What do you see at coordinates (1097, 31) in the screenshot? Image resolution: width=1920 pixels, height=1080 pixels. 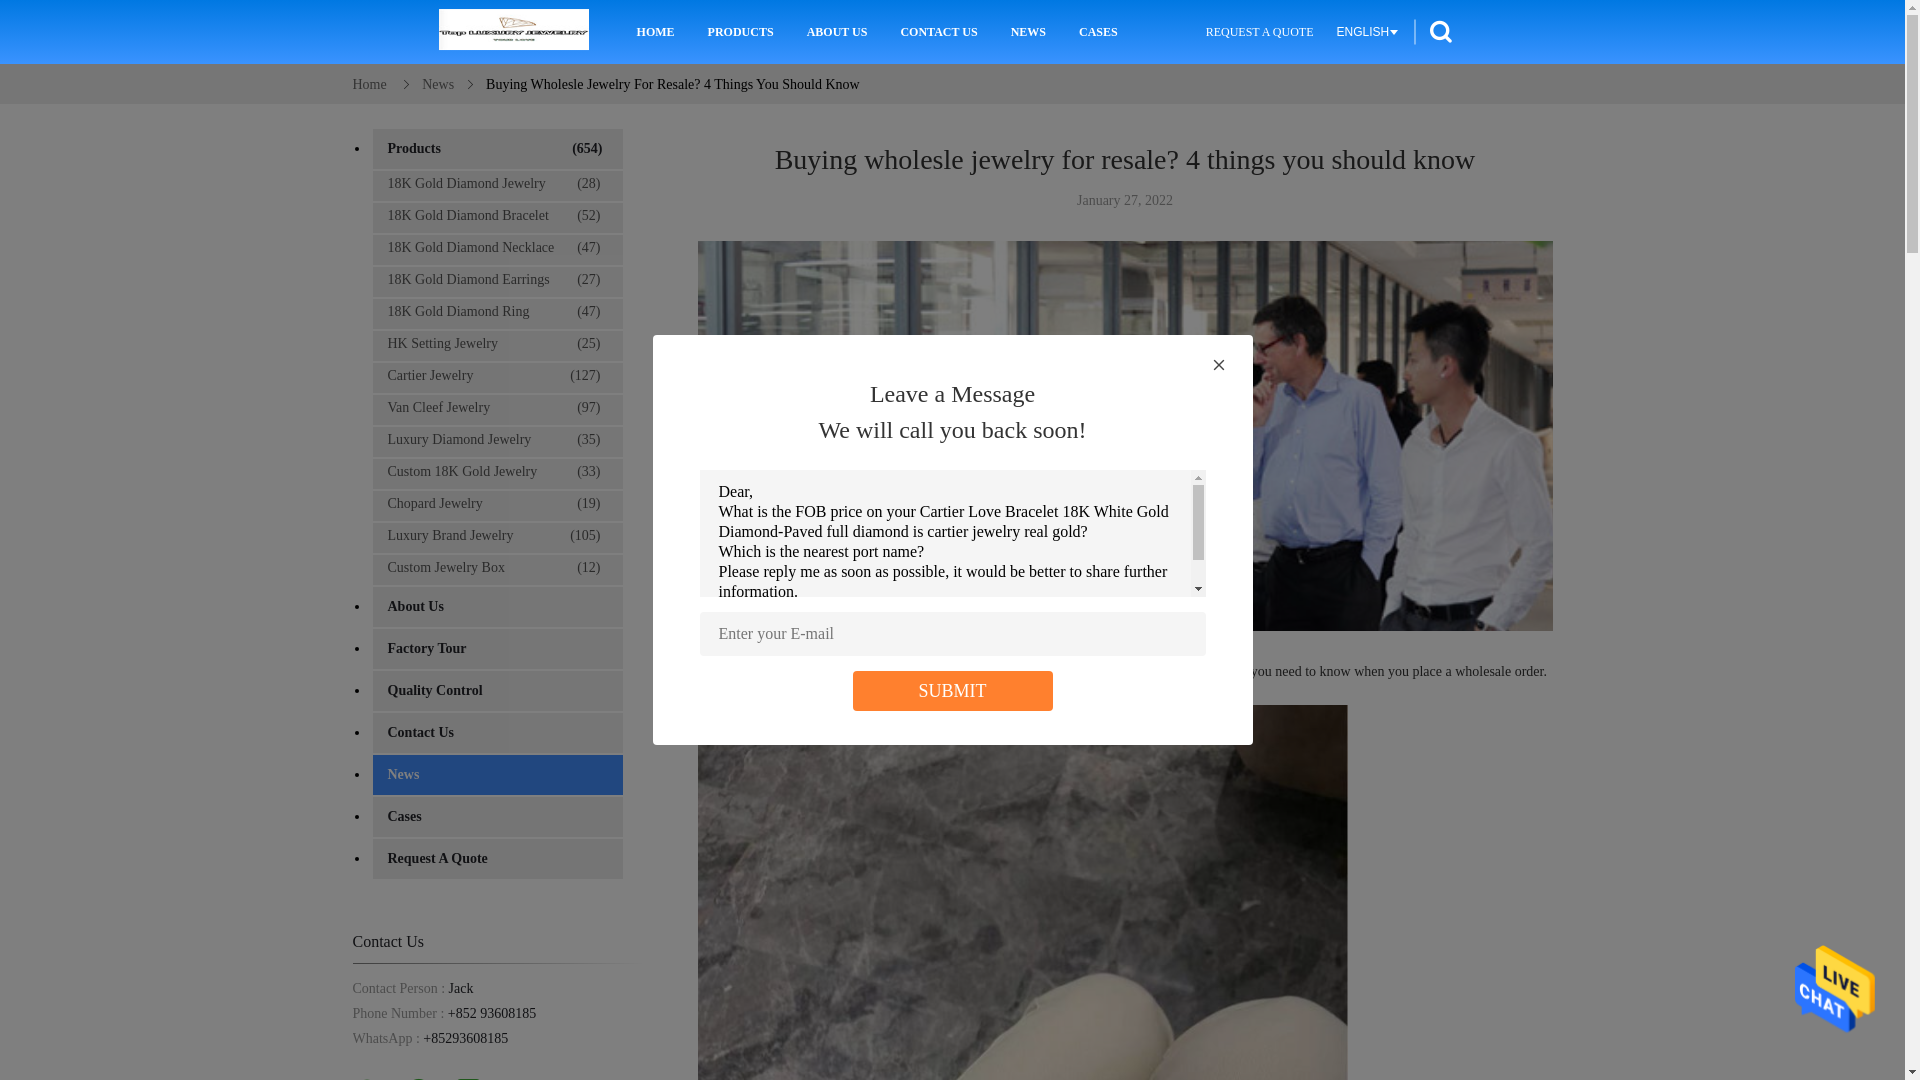 I see `'CASES'` at bounding box center [1097, 31].